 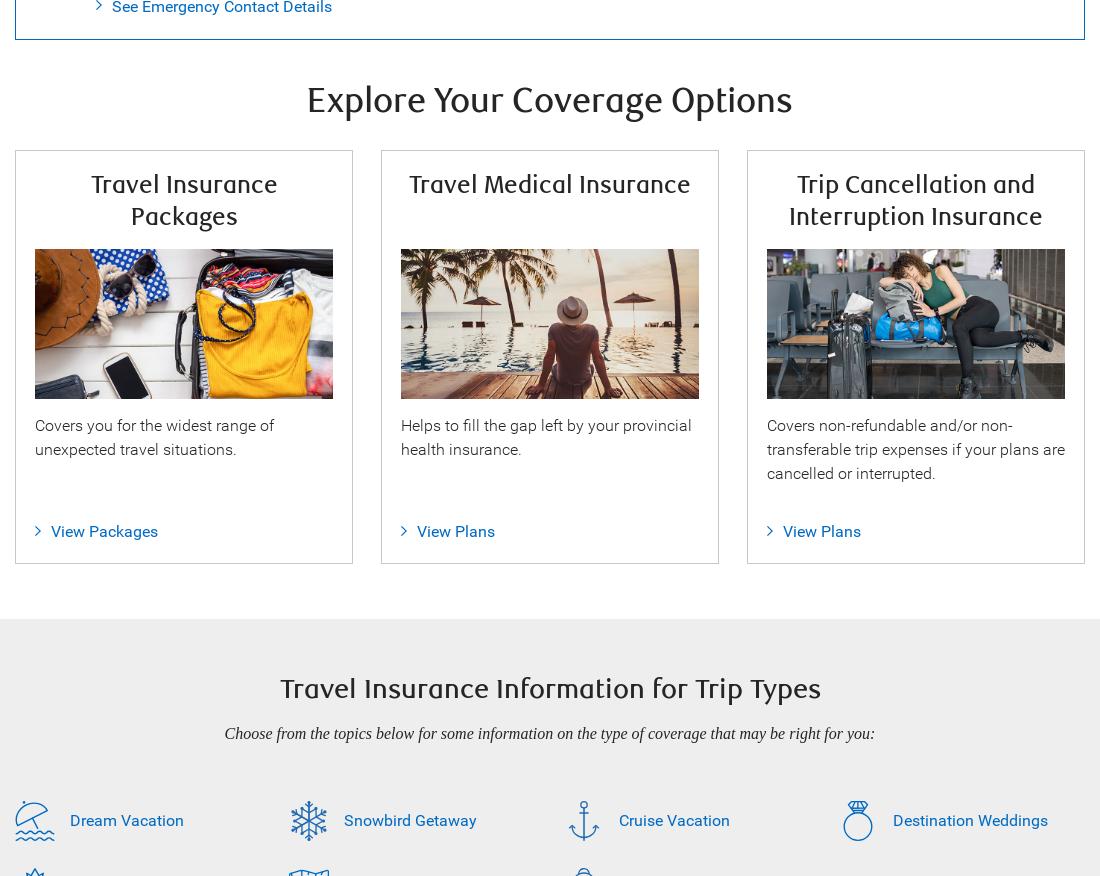 What do you see at coordinates (127, 819) in the screenshot?
I see `'Dream Vacation'` at bounding box center [127, 819].